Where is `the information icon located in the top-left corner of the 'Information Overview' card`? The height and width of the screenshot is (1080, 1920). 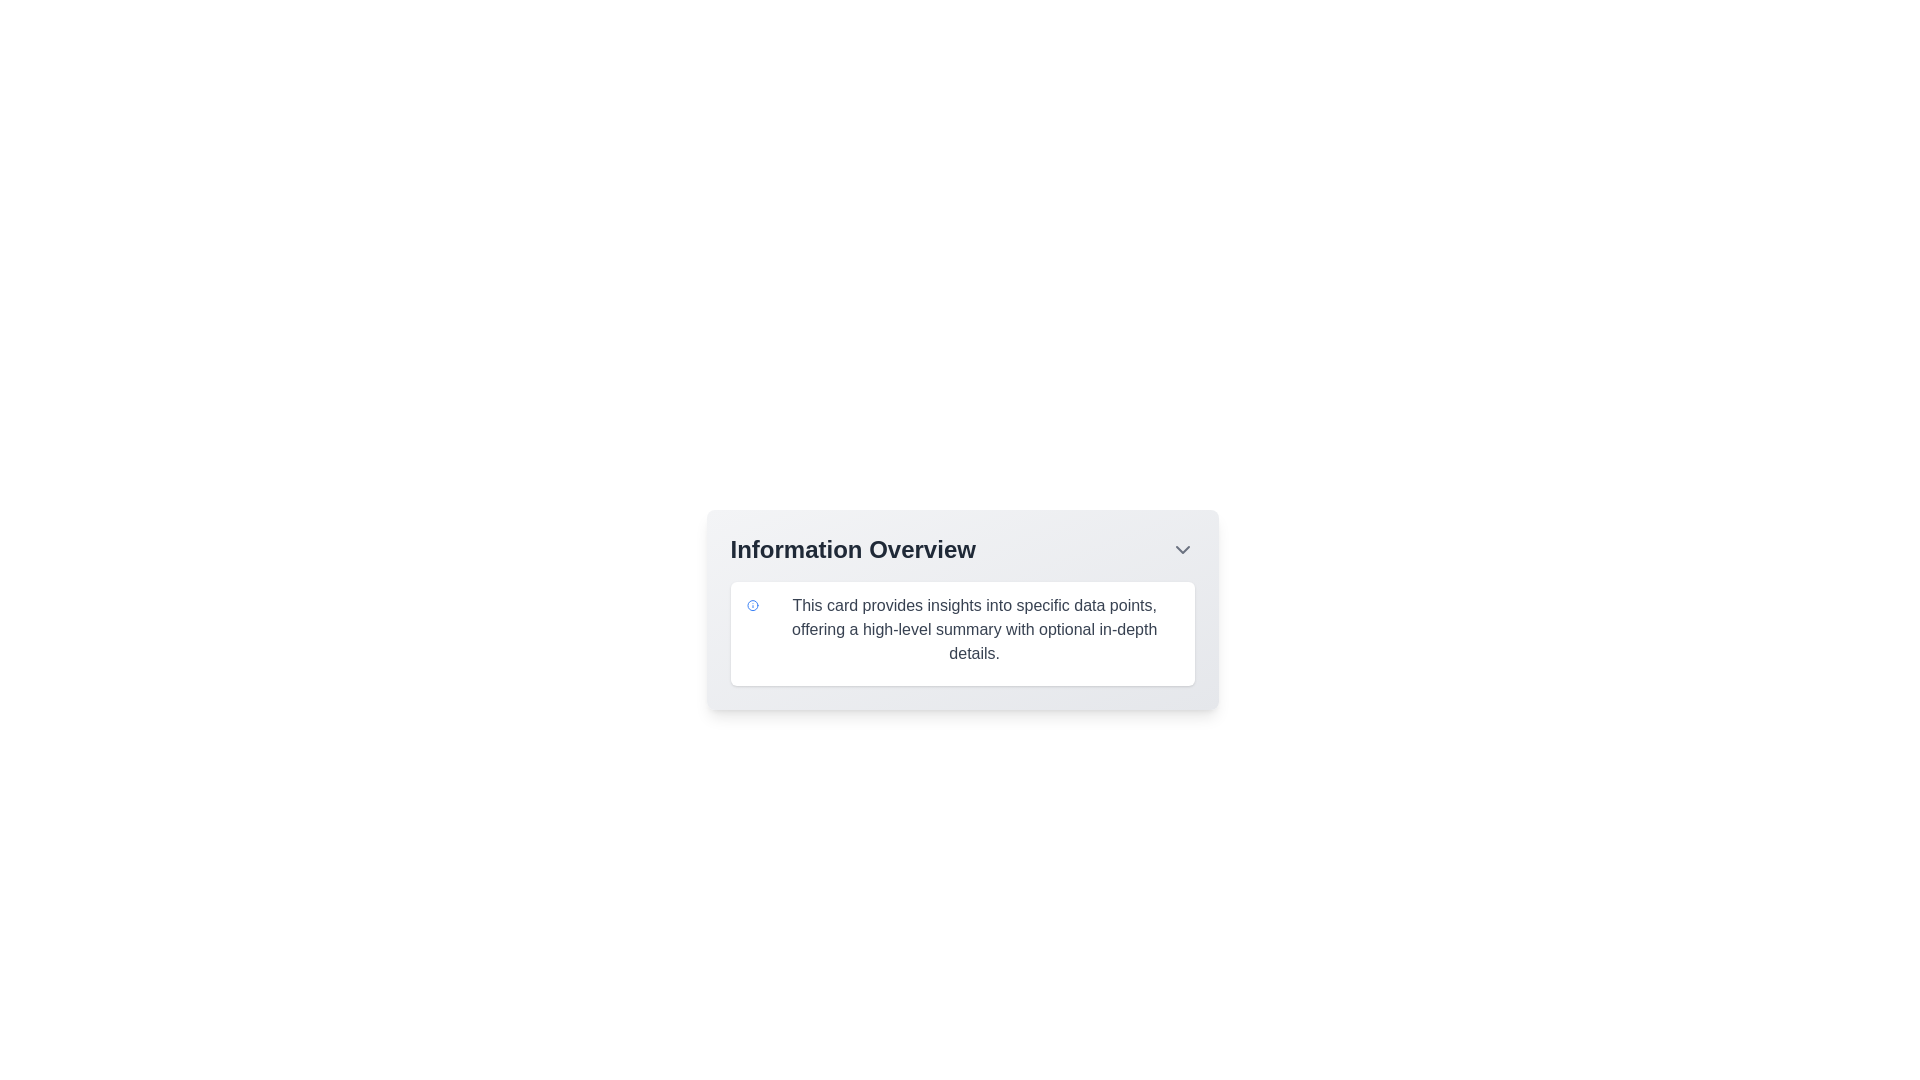 the information icon located in the top-left corner of the 'Information Overview' card is located at coordinates (751, 604).